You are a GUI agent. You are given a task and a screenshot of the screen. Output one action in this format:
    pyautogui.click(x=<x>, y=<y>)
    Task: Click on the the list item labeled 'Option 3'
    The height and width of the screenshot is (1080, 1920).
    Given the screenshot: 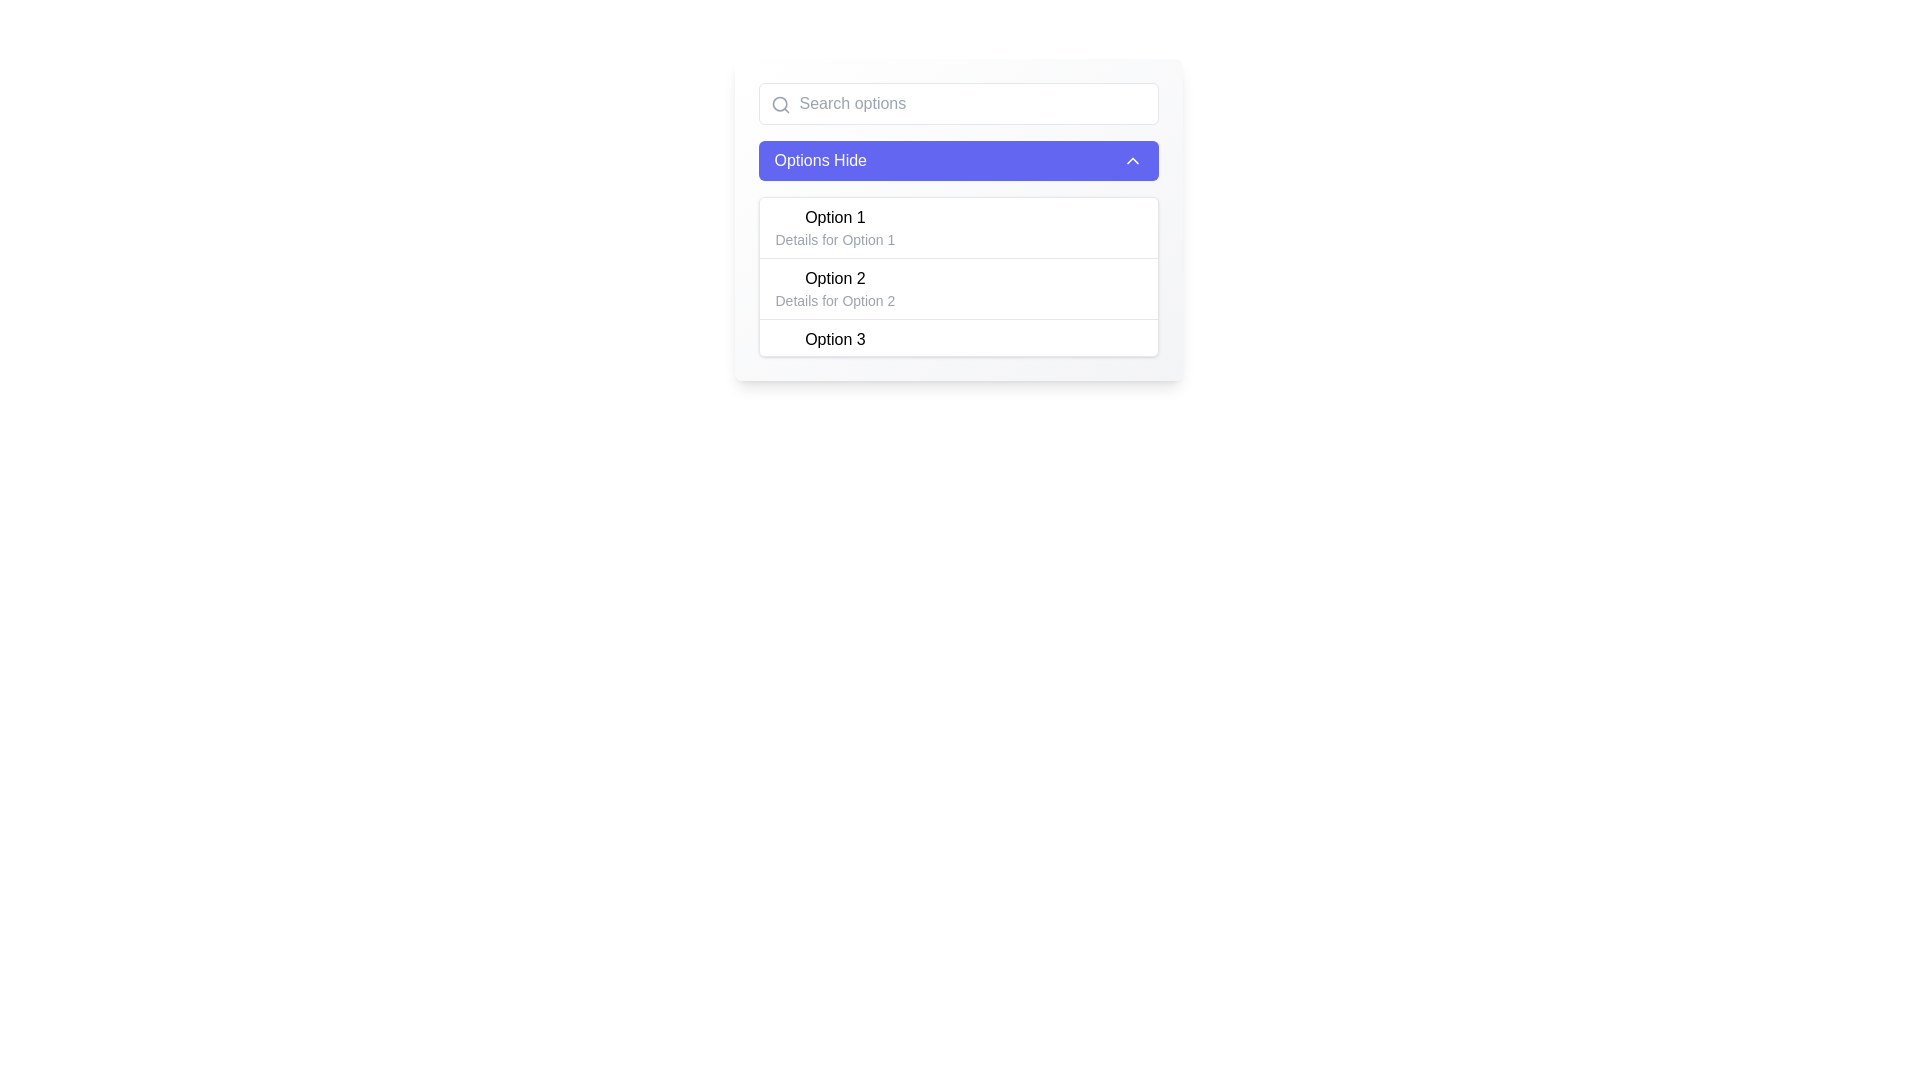 What is the action you would take?
    pyautogui.click(x=835, y=349)
    